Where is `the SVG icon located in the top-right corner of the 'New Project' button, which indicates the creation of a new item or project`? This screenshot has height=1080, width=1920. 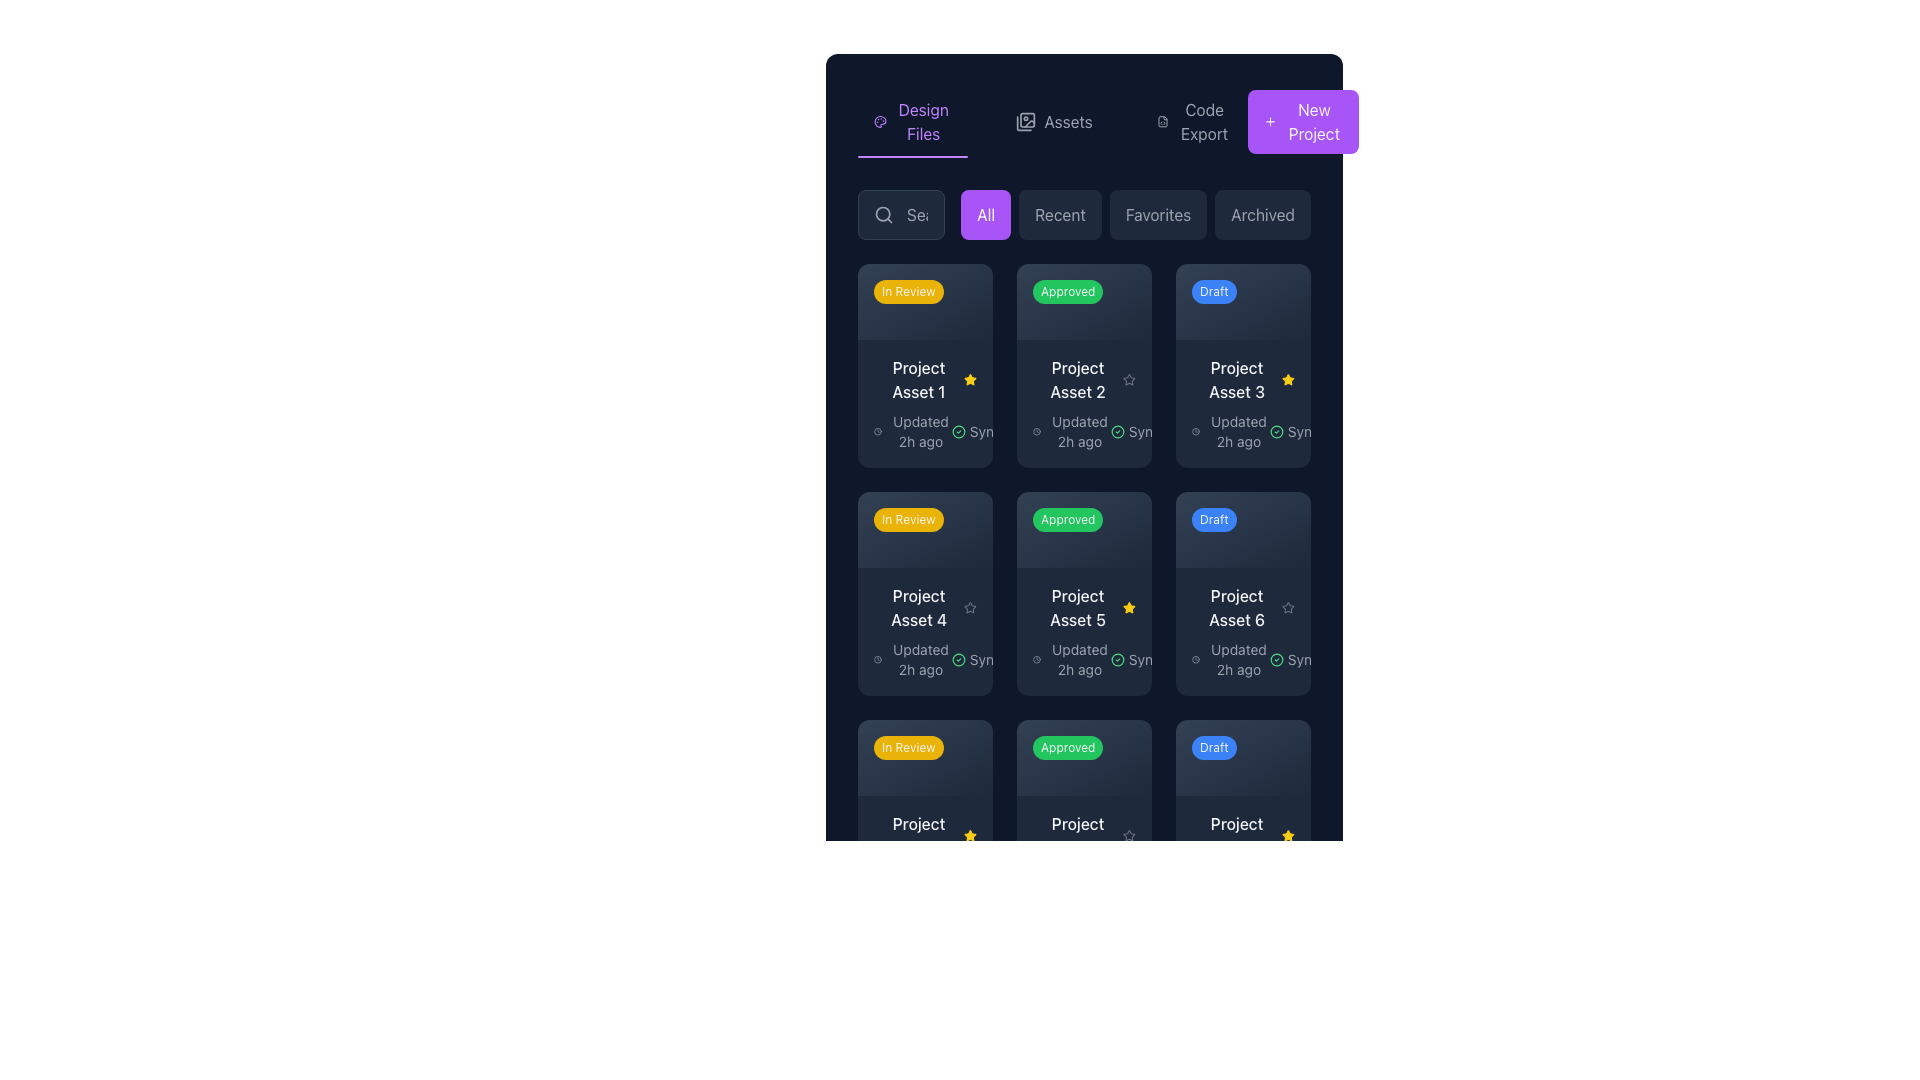
the SVG icon located in the top-right corner of the 'New Project' button, which indicates the creation of a new item or project is located at coordinates (1269, 122).